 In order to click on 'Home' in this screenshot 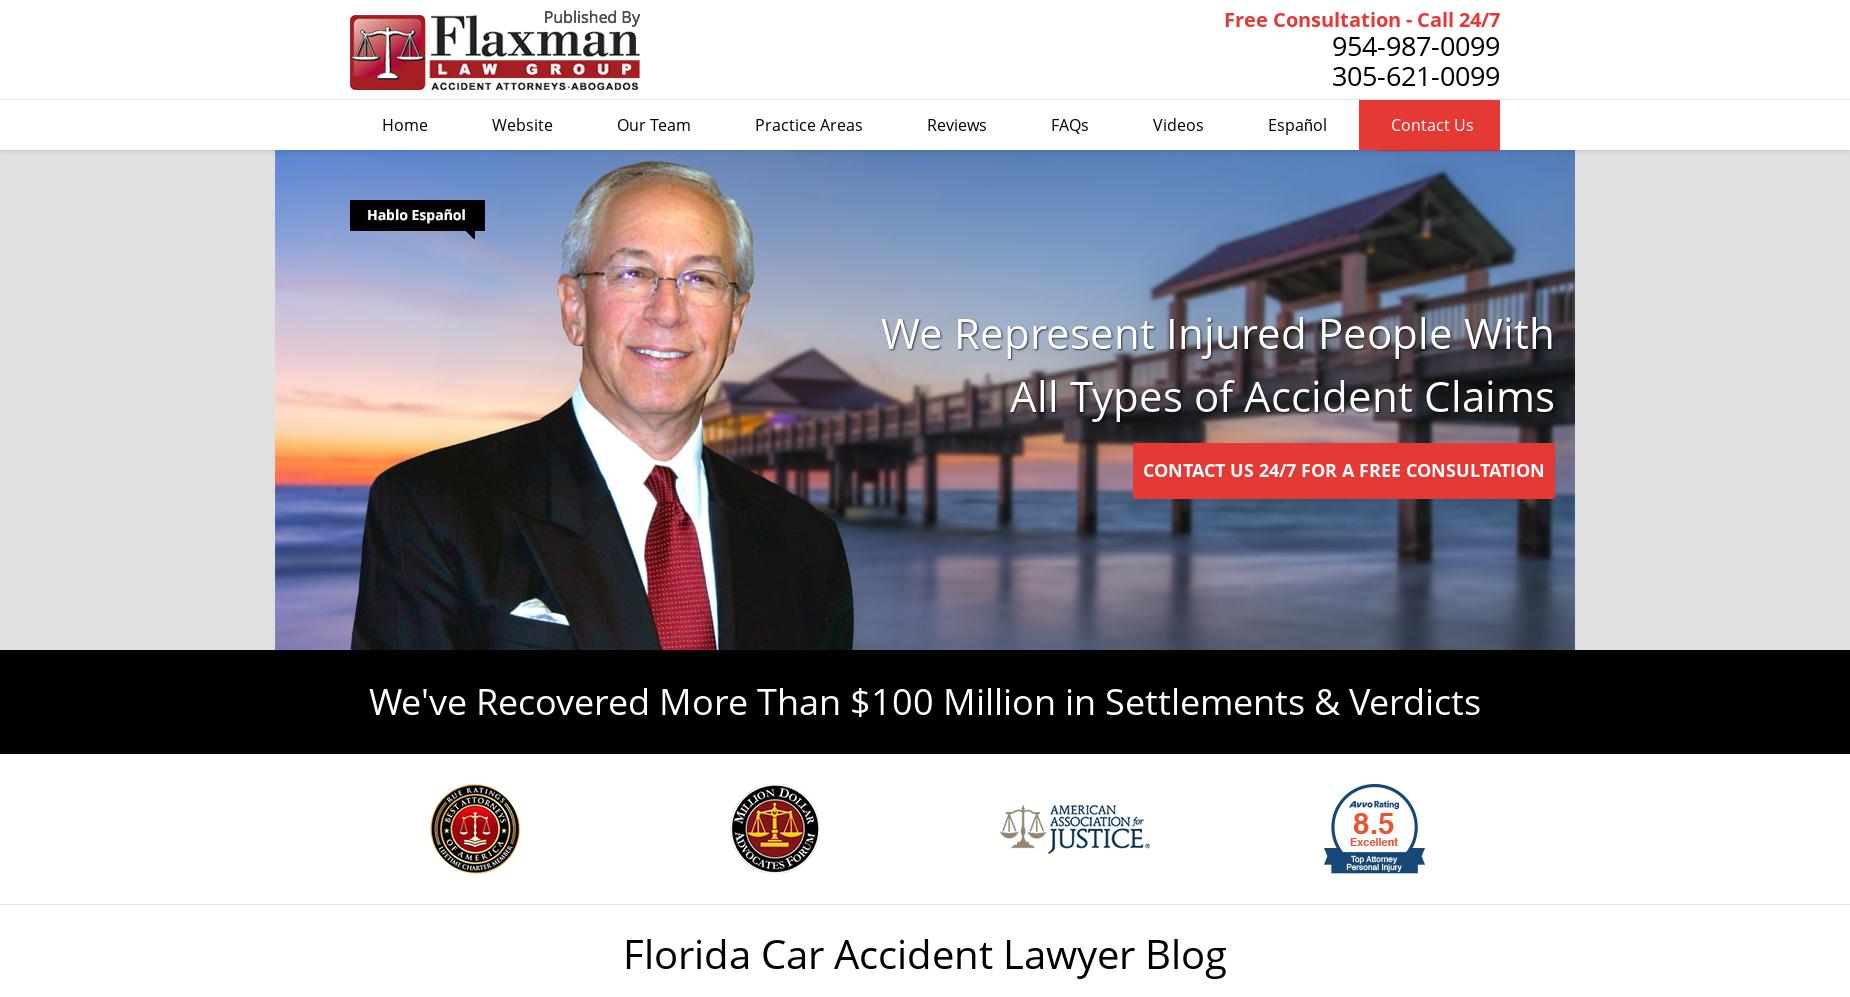, I will do `click(403, 125)`.